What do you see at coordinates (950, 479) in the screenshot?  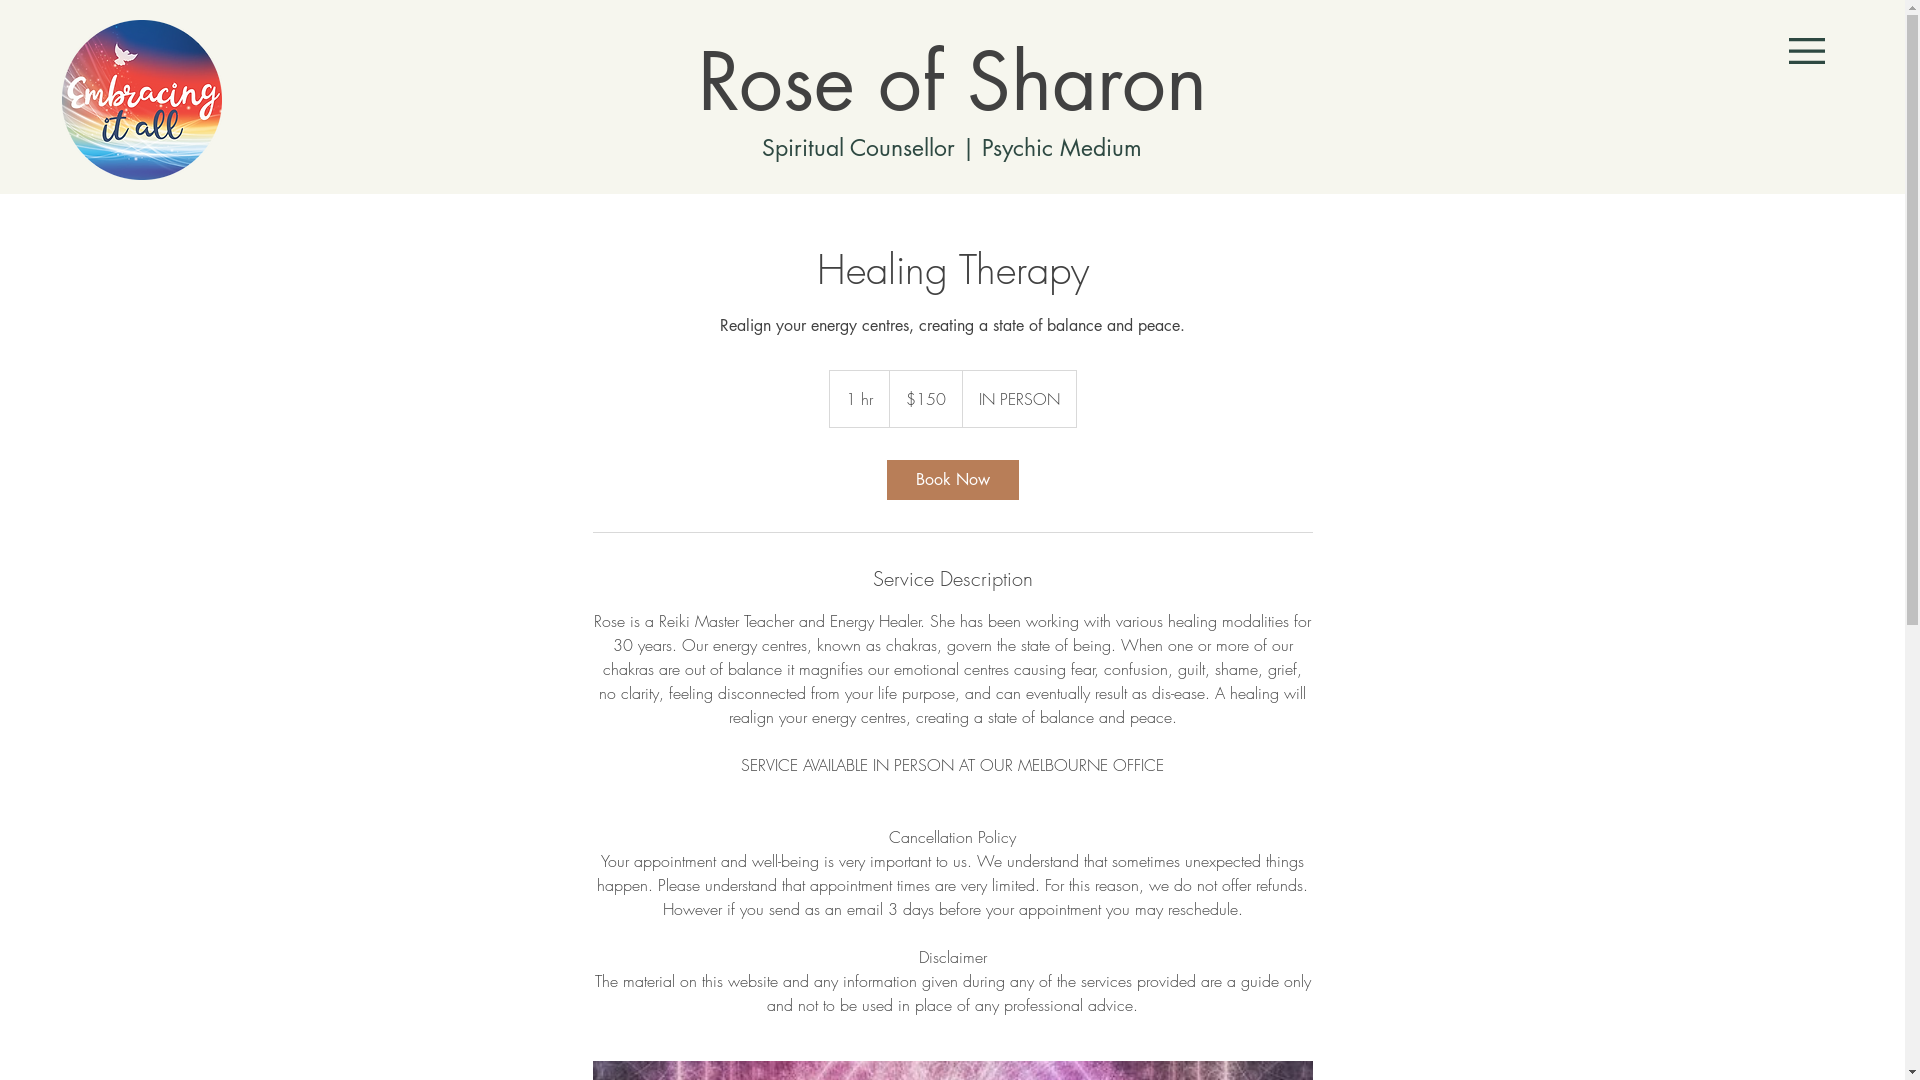 I see `'Book Now'` at bounding box center [950, 479].